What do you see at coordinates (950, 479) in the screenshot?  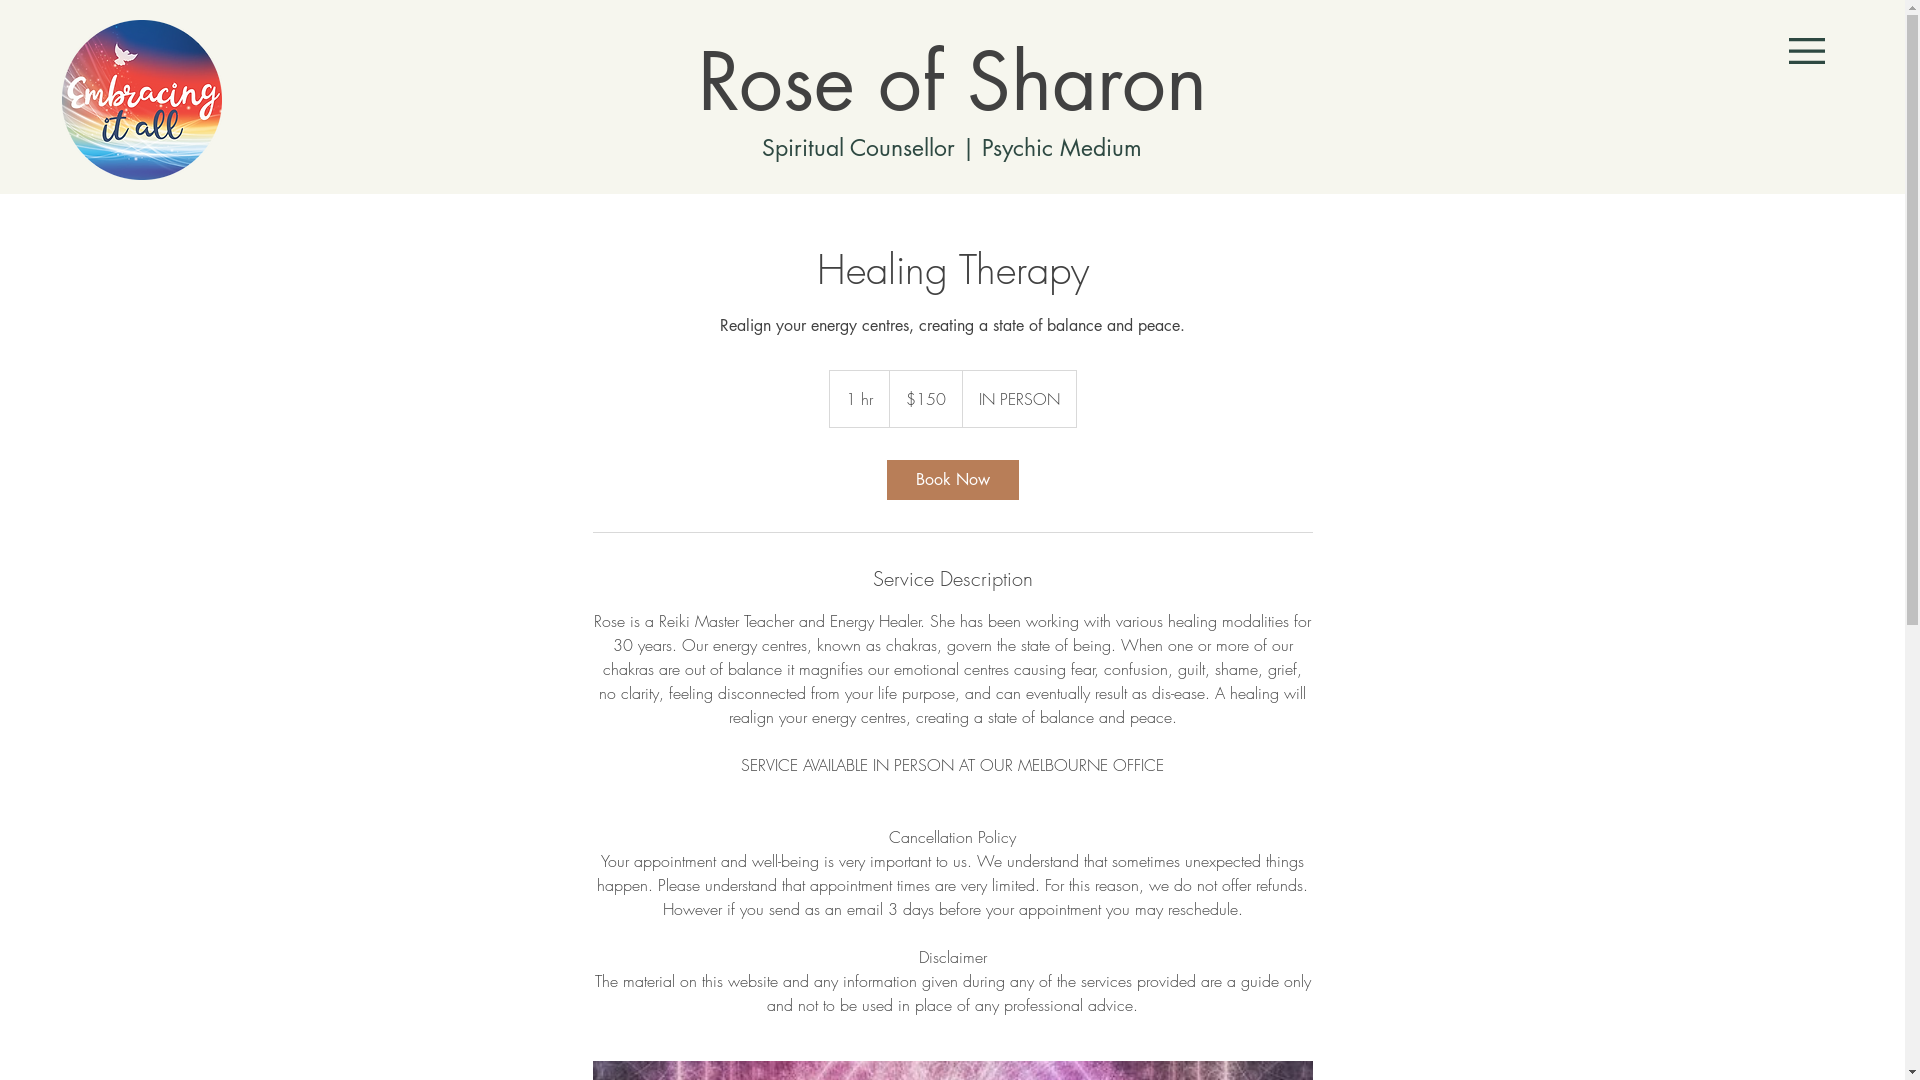 I see `'Book Now'` at bounding box center [950, 479].